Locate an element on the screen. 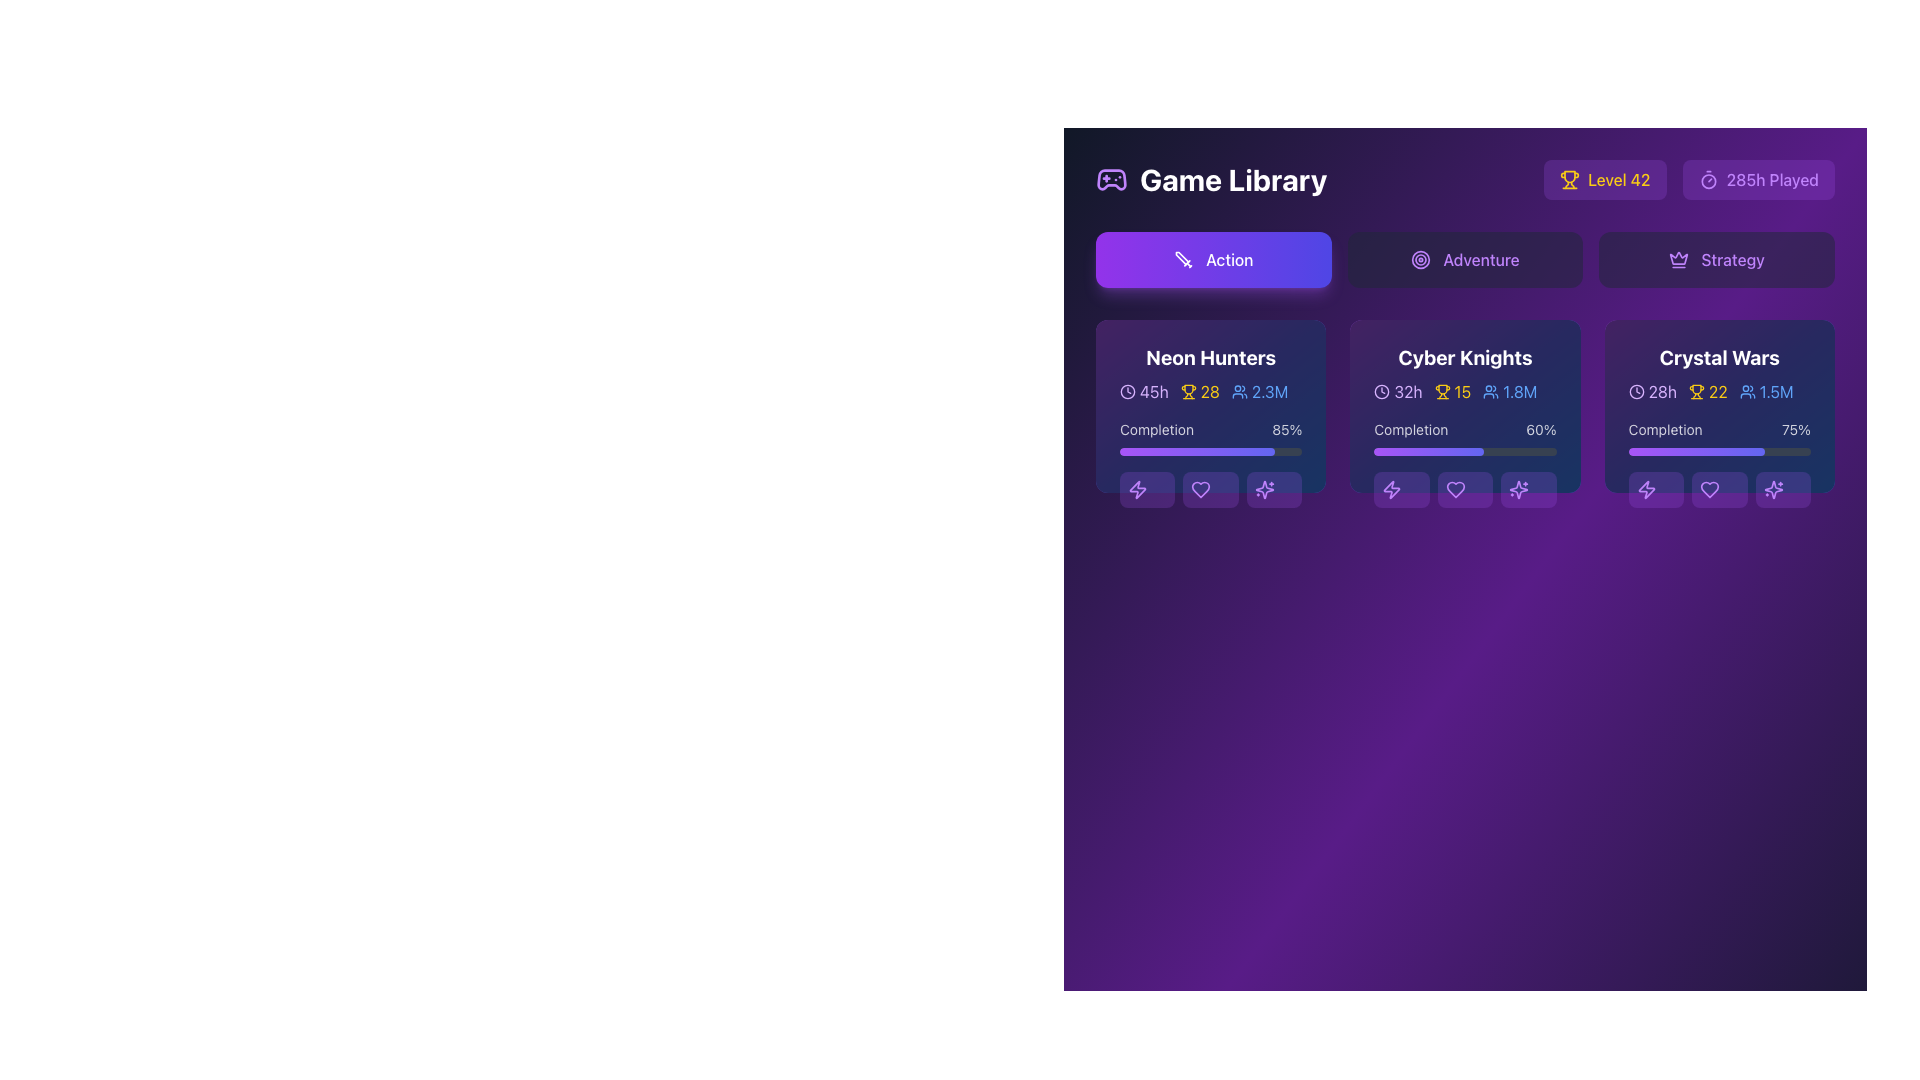 The height and width of the screenshot is (1080, 1920). the Information card for the game 'Crystal Wars', which is the third card in a grid layout, located in the central area of the interface is located at coordinates (1718, 405).